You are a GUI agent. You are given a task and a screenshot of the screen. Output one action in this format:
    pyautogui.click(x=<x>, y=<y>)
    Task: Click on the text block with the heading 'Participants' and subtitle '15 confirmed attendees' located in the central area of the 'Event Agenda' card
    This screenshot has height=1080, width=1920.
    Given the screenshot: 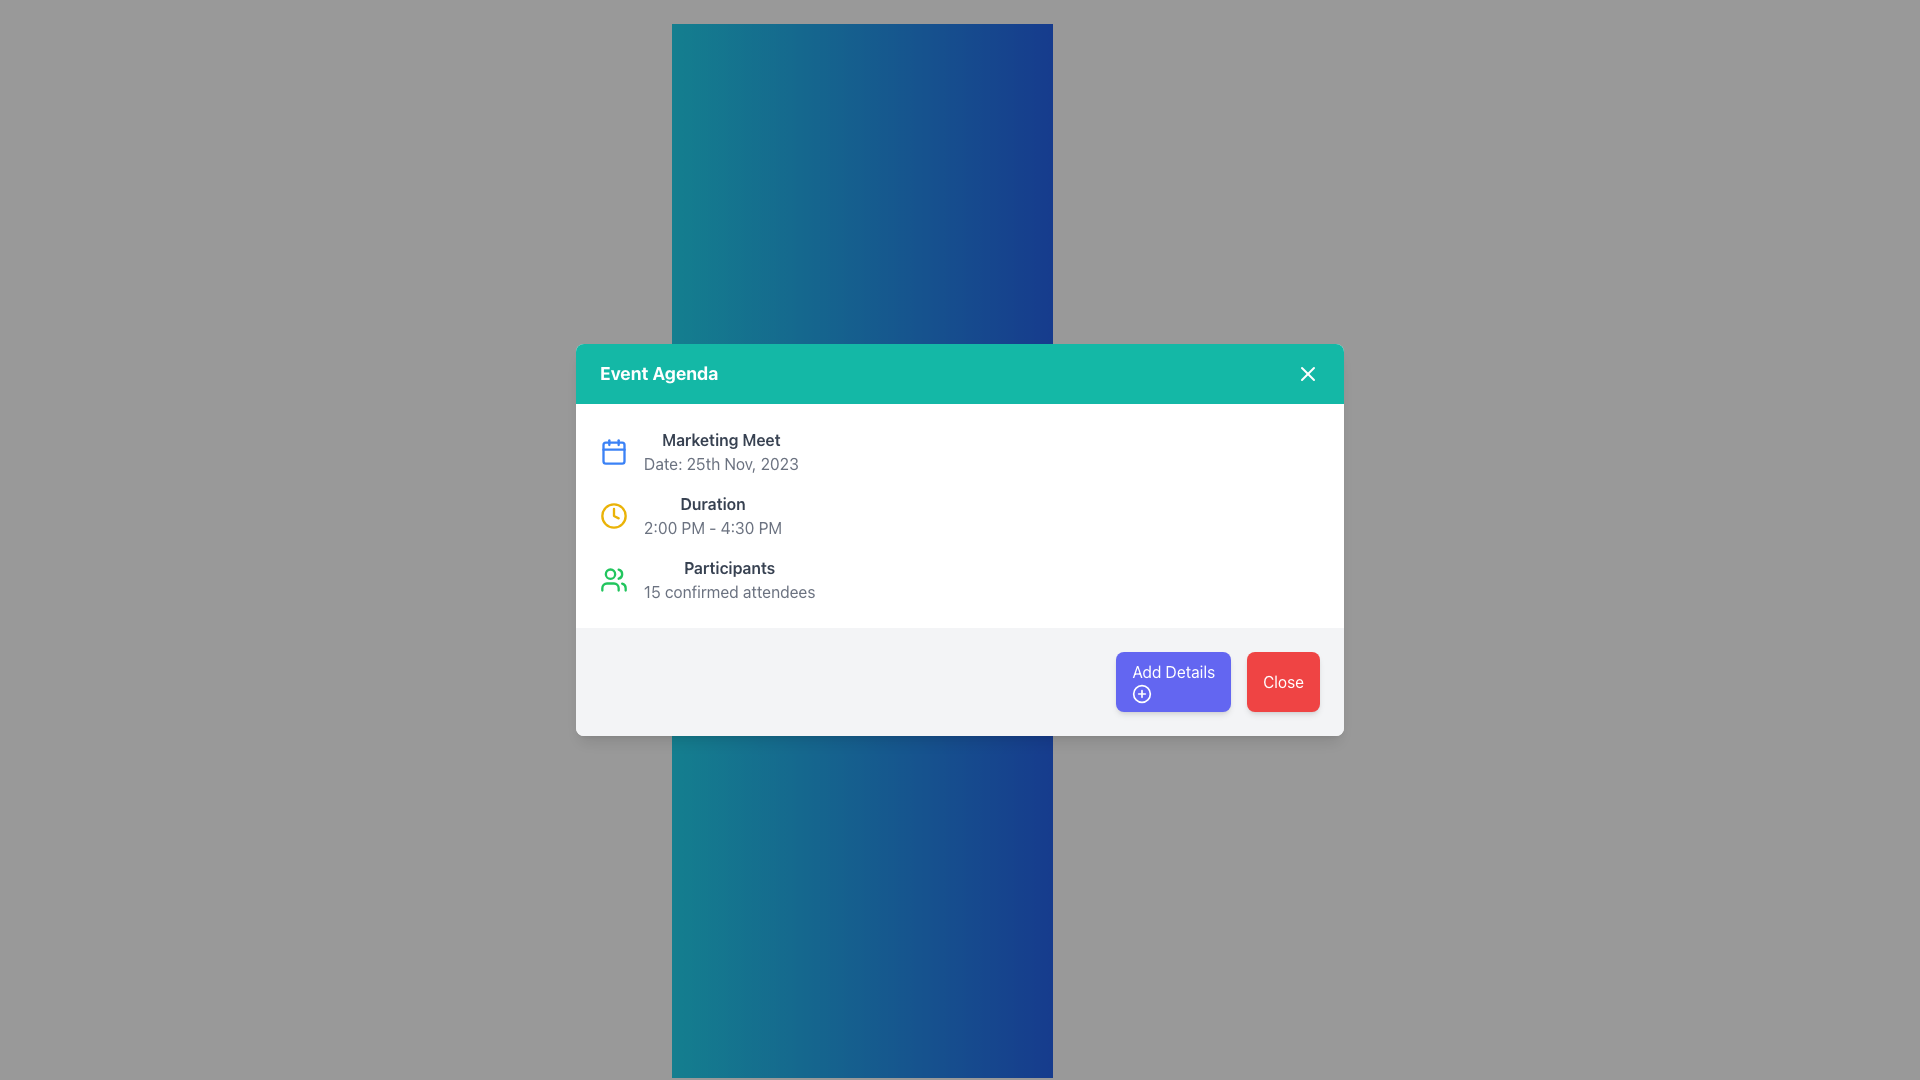 What is the action you would take?
    pyautogui.click(x=728, y=579)
    